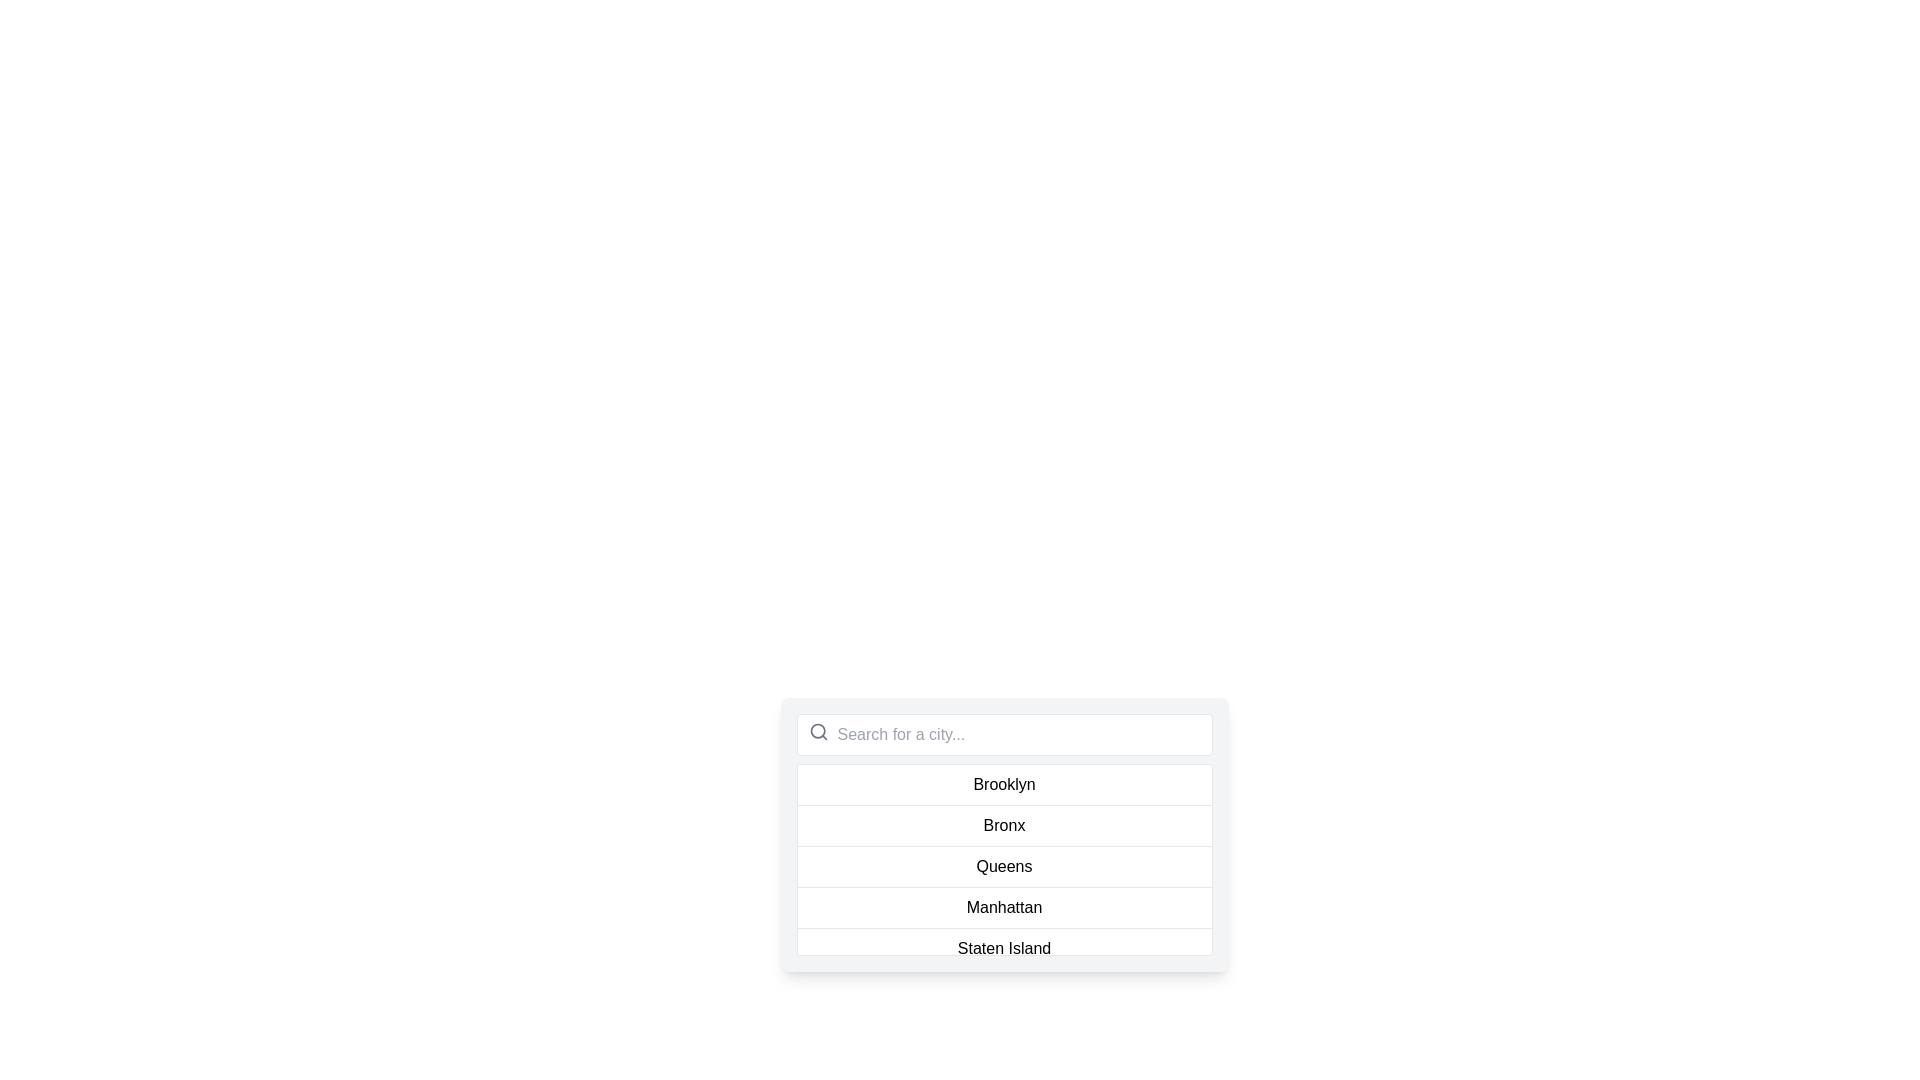 The image size is (1920, 1080). Describe the element at coordinates (1004, 907) in the screenshot. I see `the fourth item in the dropdown menu representing the city 'Manhattan'` at that location.